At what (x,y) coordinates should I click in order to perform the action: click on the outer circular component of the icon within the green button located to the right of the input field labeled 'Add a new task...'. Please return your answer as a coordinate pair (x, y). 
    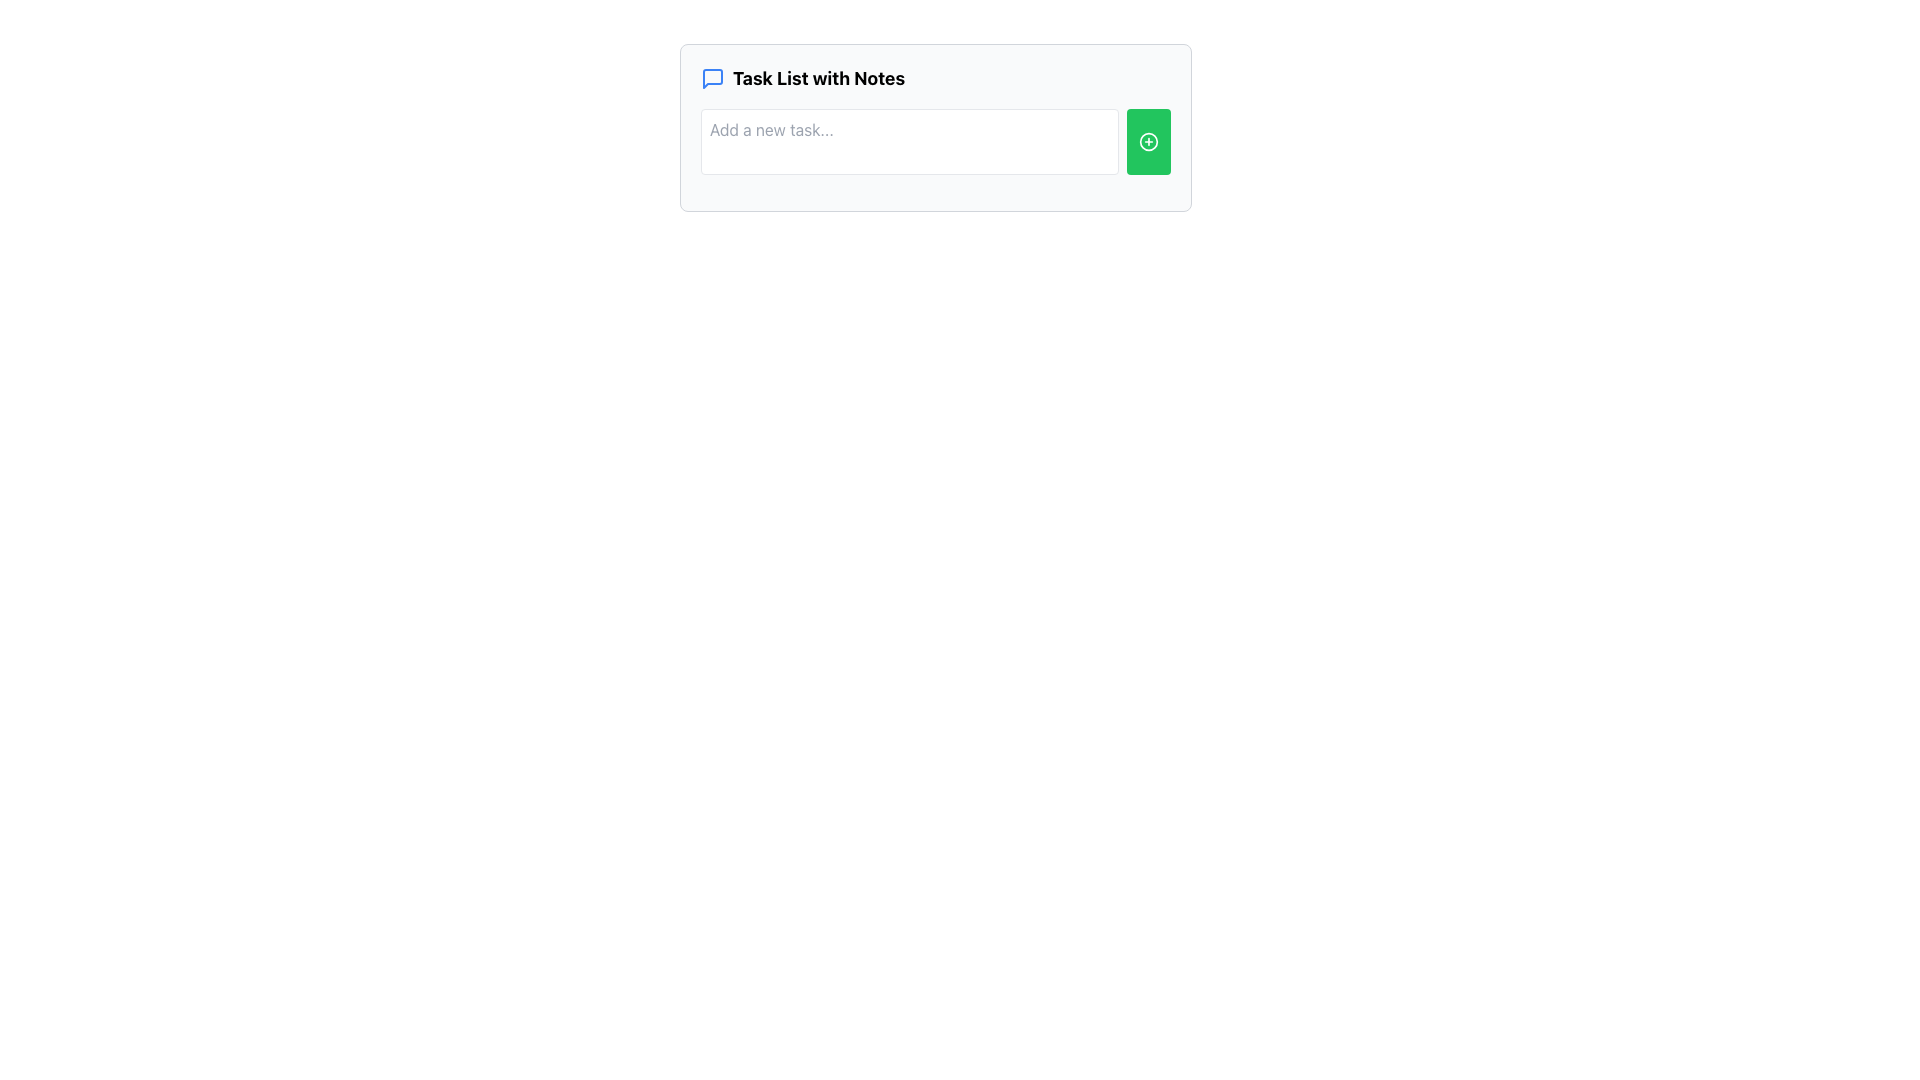
    Looking at the image, I should click on (1148, 141).